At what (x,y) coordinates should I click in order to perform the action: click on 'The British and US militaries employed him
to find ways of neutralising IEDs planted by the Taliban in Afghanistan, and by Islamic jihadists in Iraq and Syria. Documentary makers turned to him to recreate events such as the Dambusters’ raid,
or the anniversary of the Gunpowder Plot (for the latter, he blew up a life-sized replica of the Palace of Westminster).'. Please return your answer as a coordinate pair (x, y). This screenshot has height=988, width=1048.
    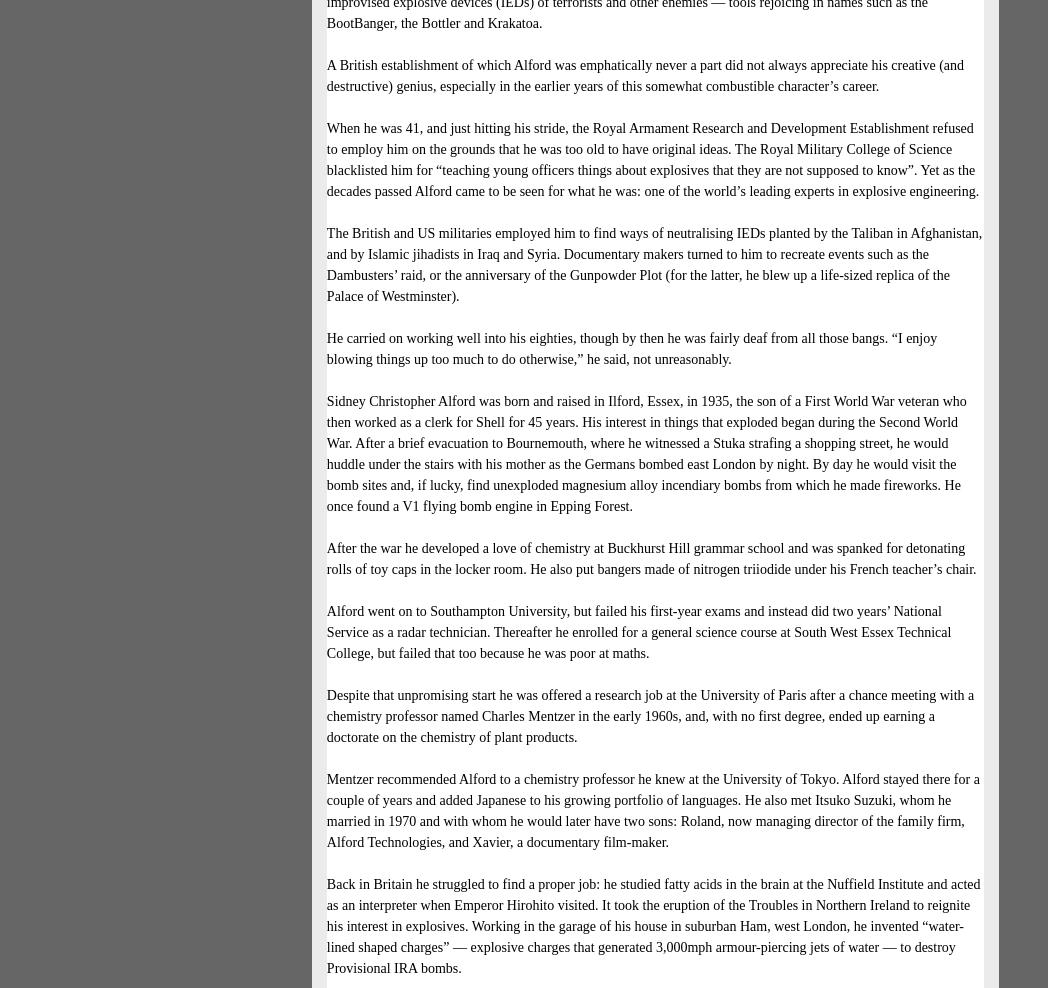
    Looking at the image, I should click on (652, 263).